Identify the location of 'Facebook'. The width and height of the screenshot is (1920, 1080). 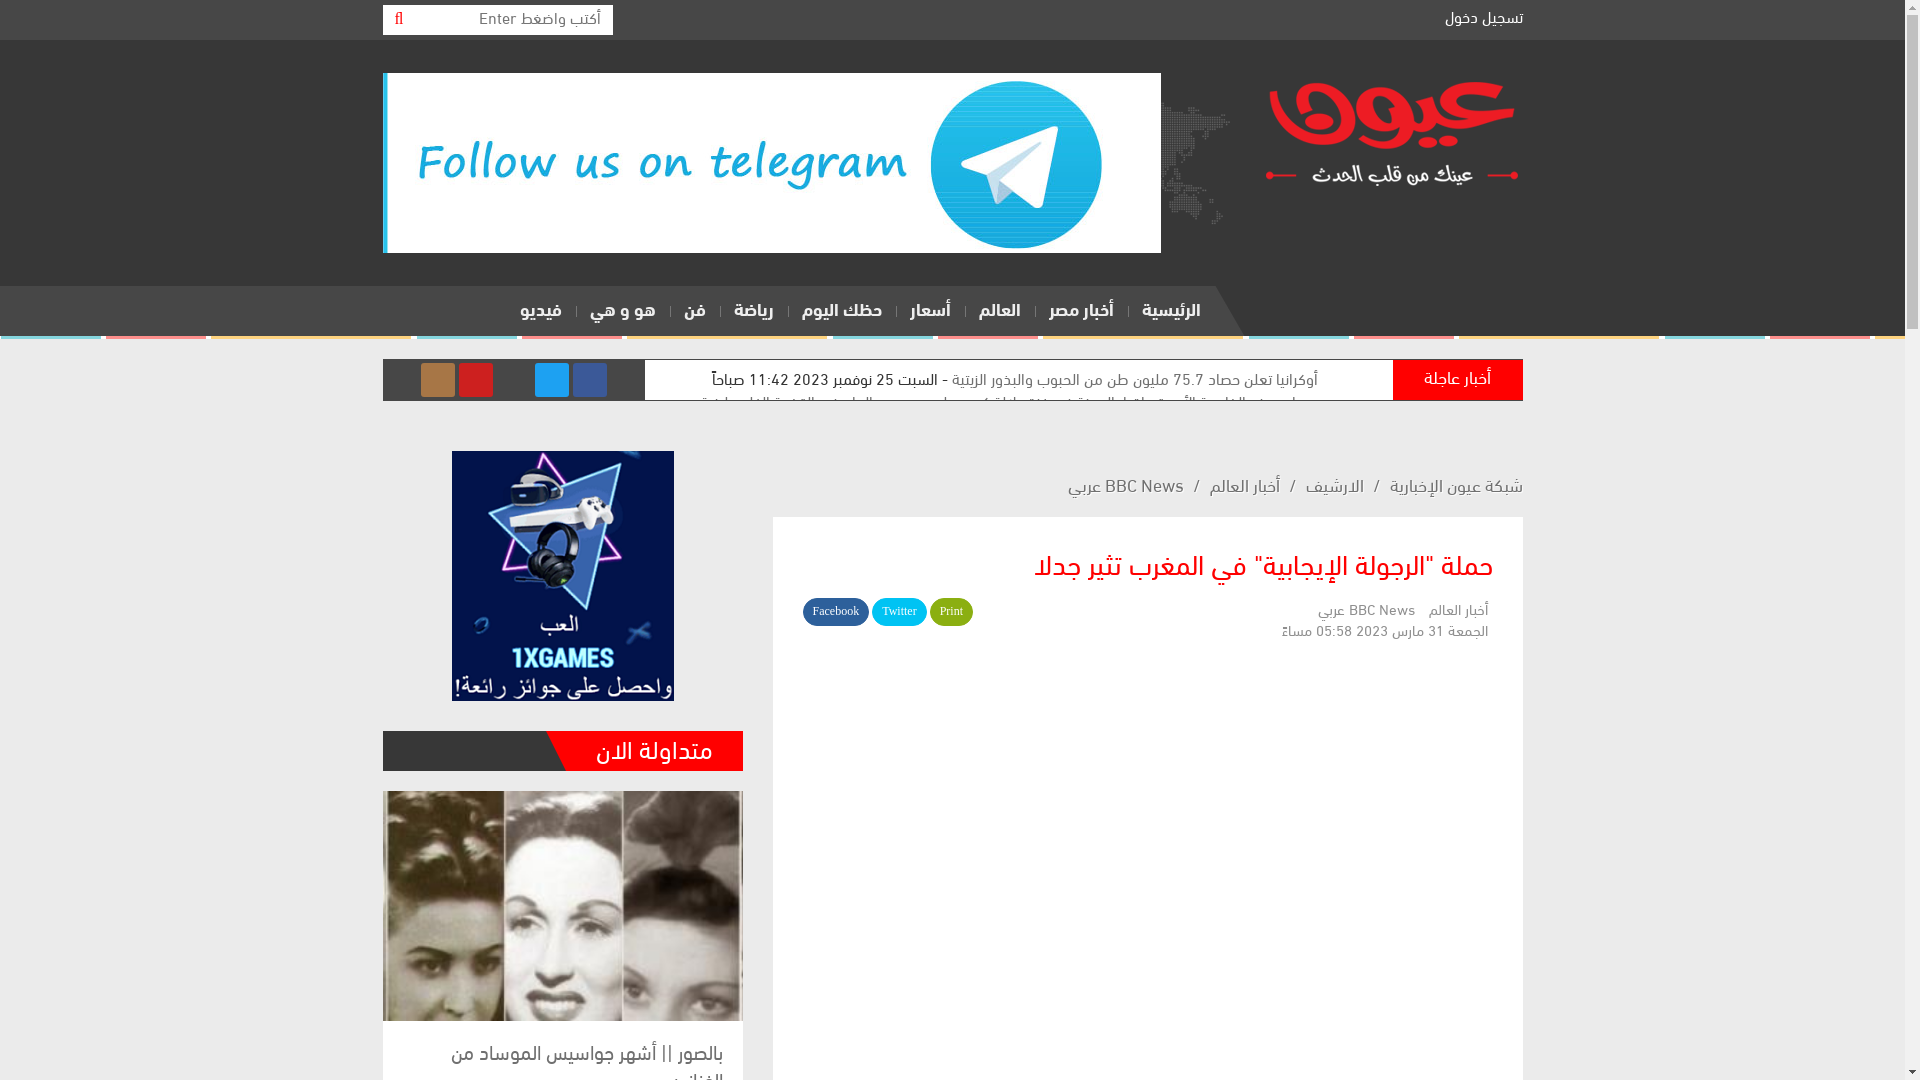
(835, 611).